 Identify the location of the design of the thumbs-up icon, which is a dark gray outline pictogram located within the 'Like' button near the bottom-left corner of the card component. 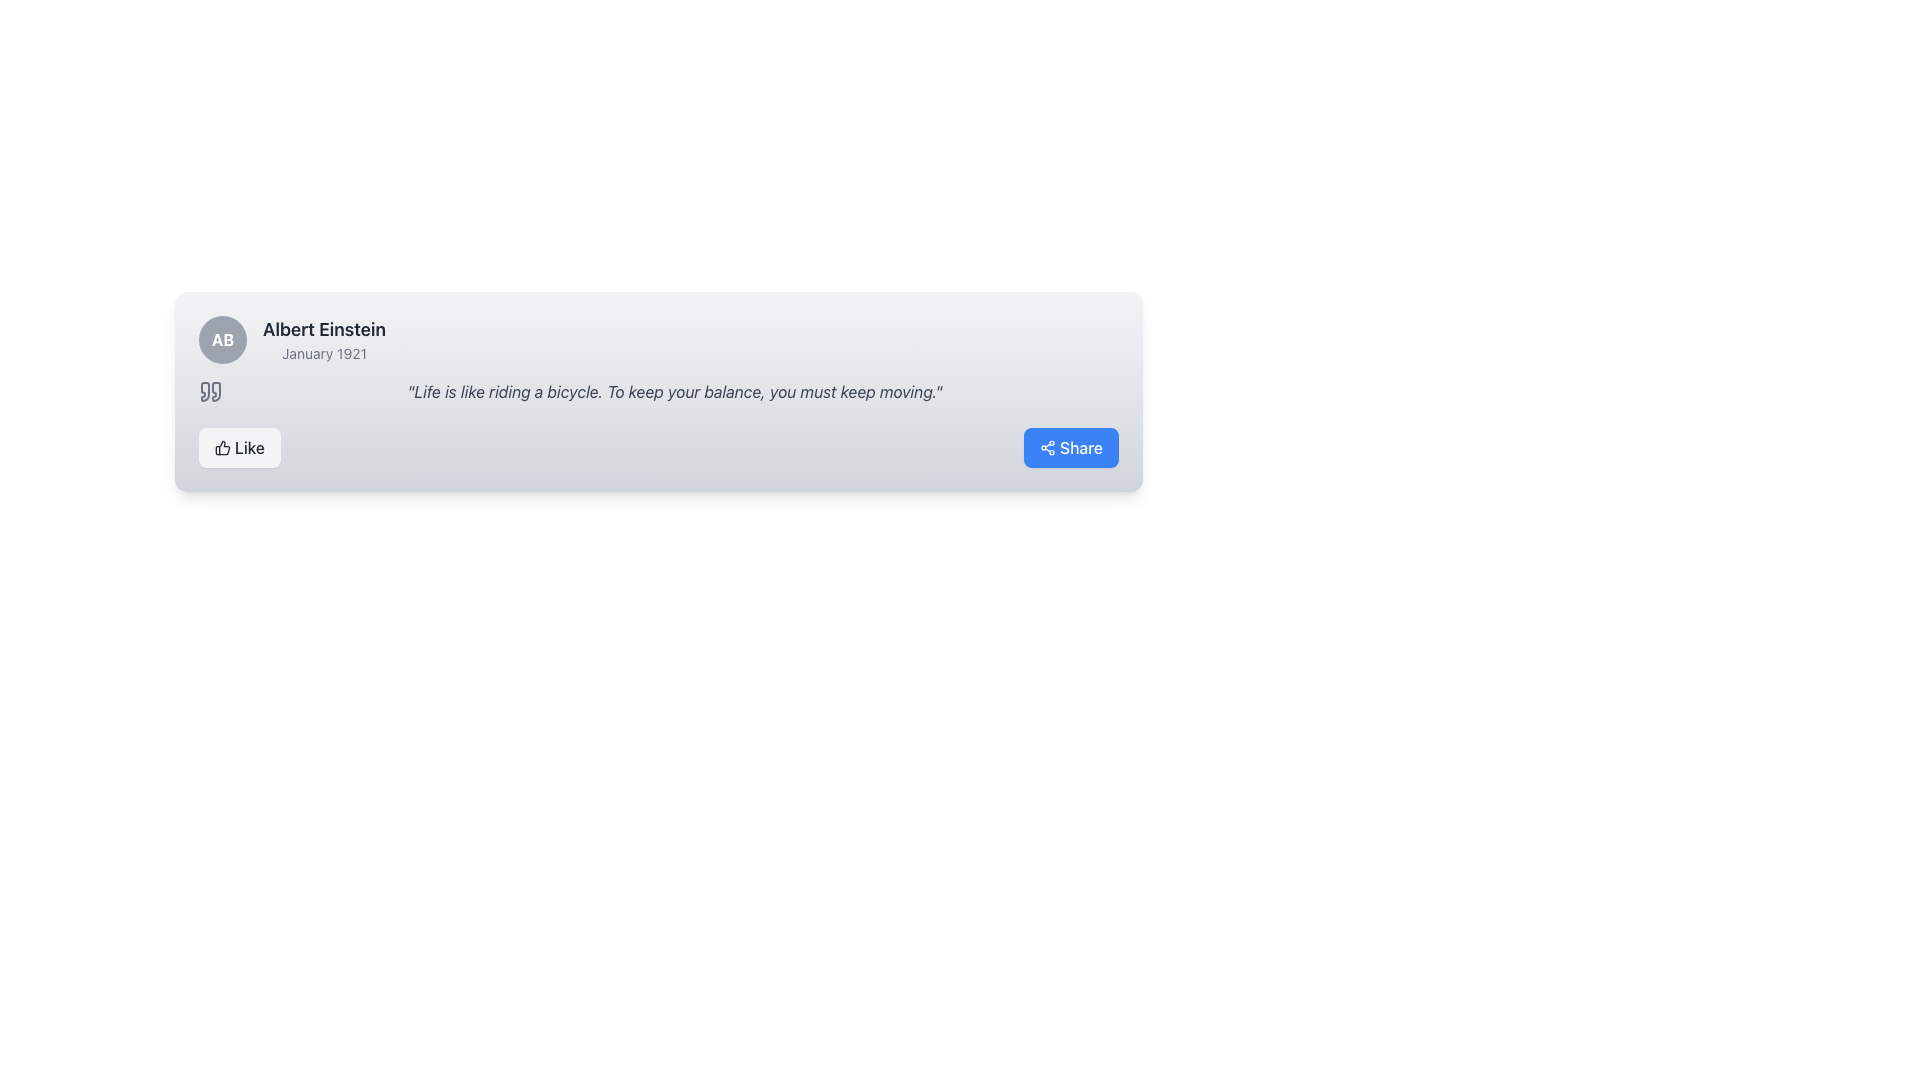
(222, 446).